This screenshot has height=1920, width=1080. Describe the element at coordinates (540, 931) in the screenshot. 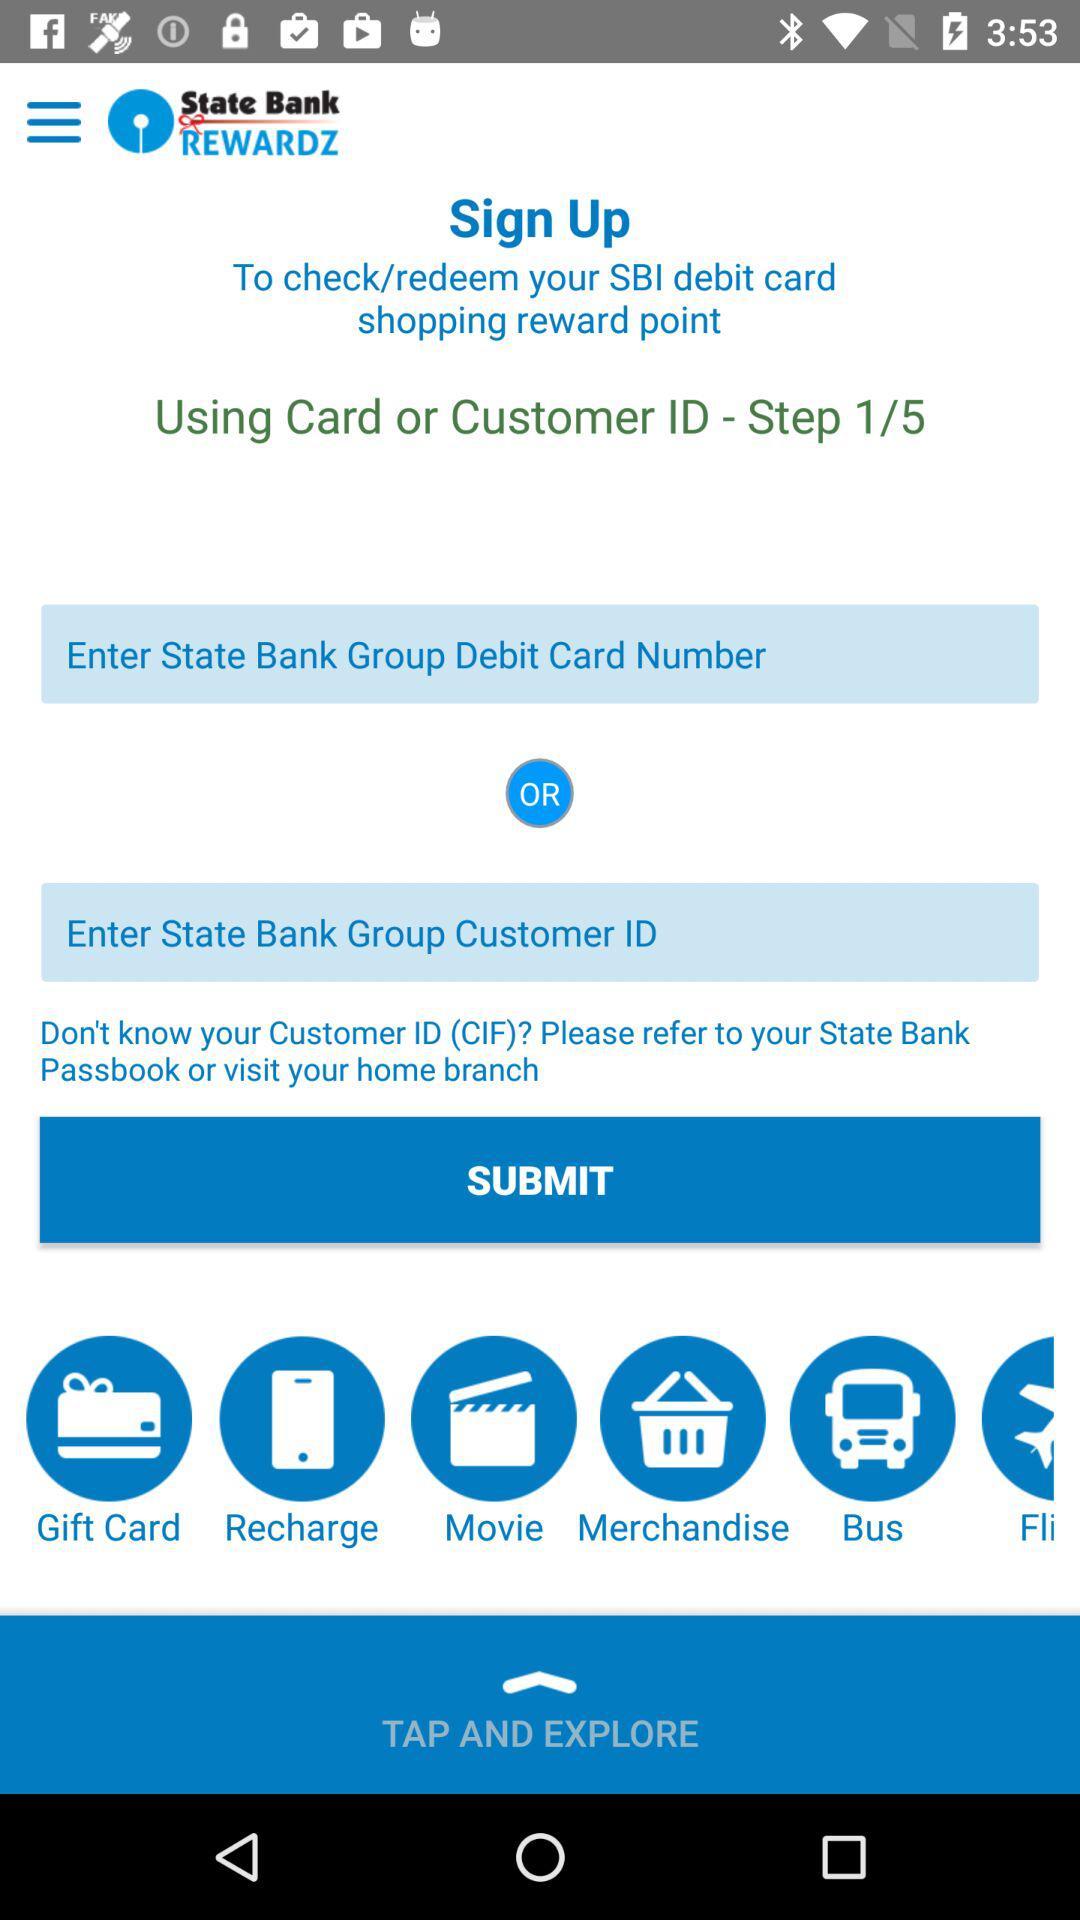

I see `id box` at that location.